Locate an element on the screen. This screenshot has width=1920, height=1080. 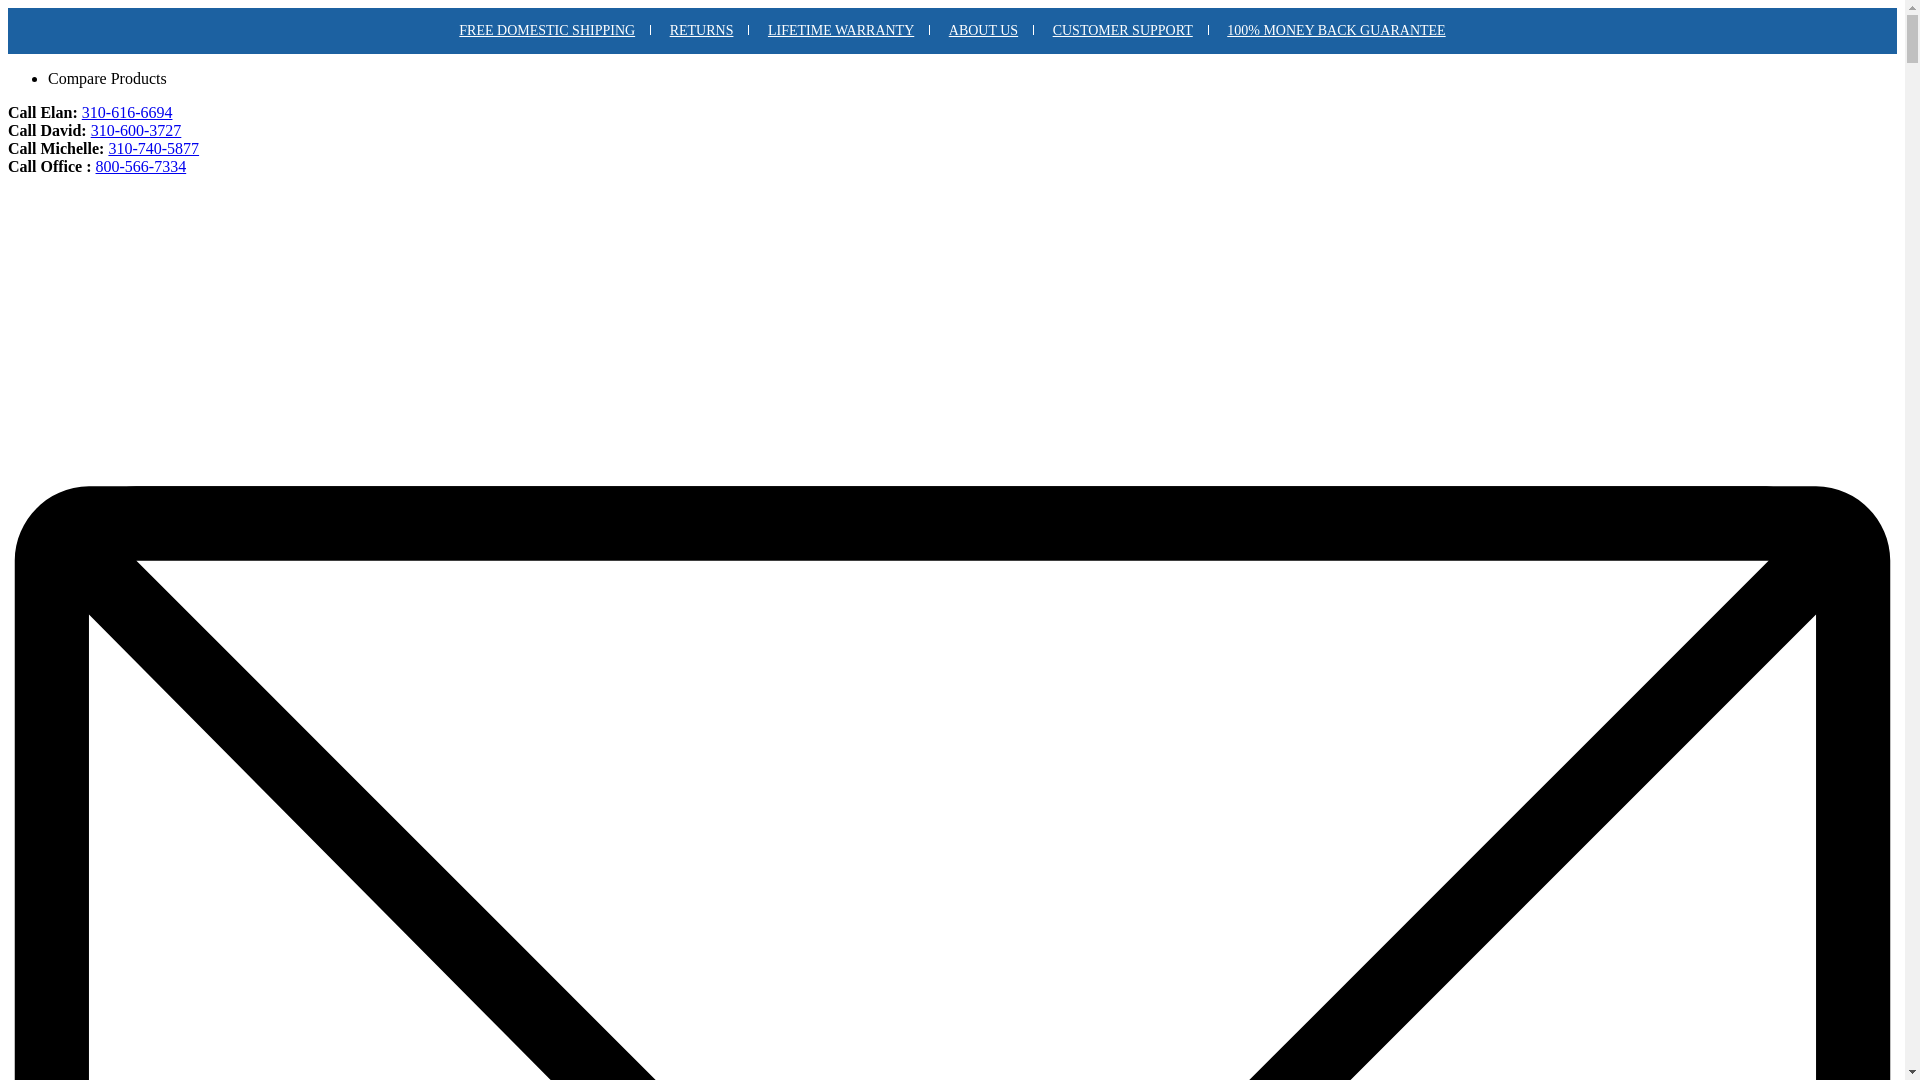
'ABOUT US' is located at coordinates (983, 30).